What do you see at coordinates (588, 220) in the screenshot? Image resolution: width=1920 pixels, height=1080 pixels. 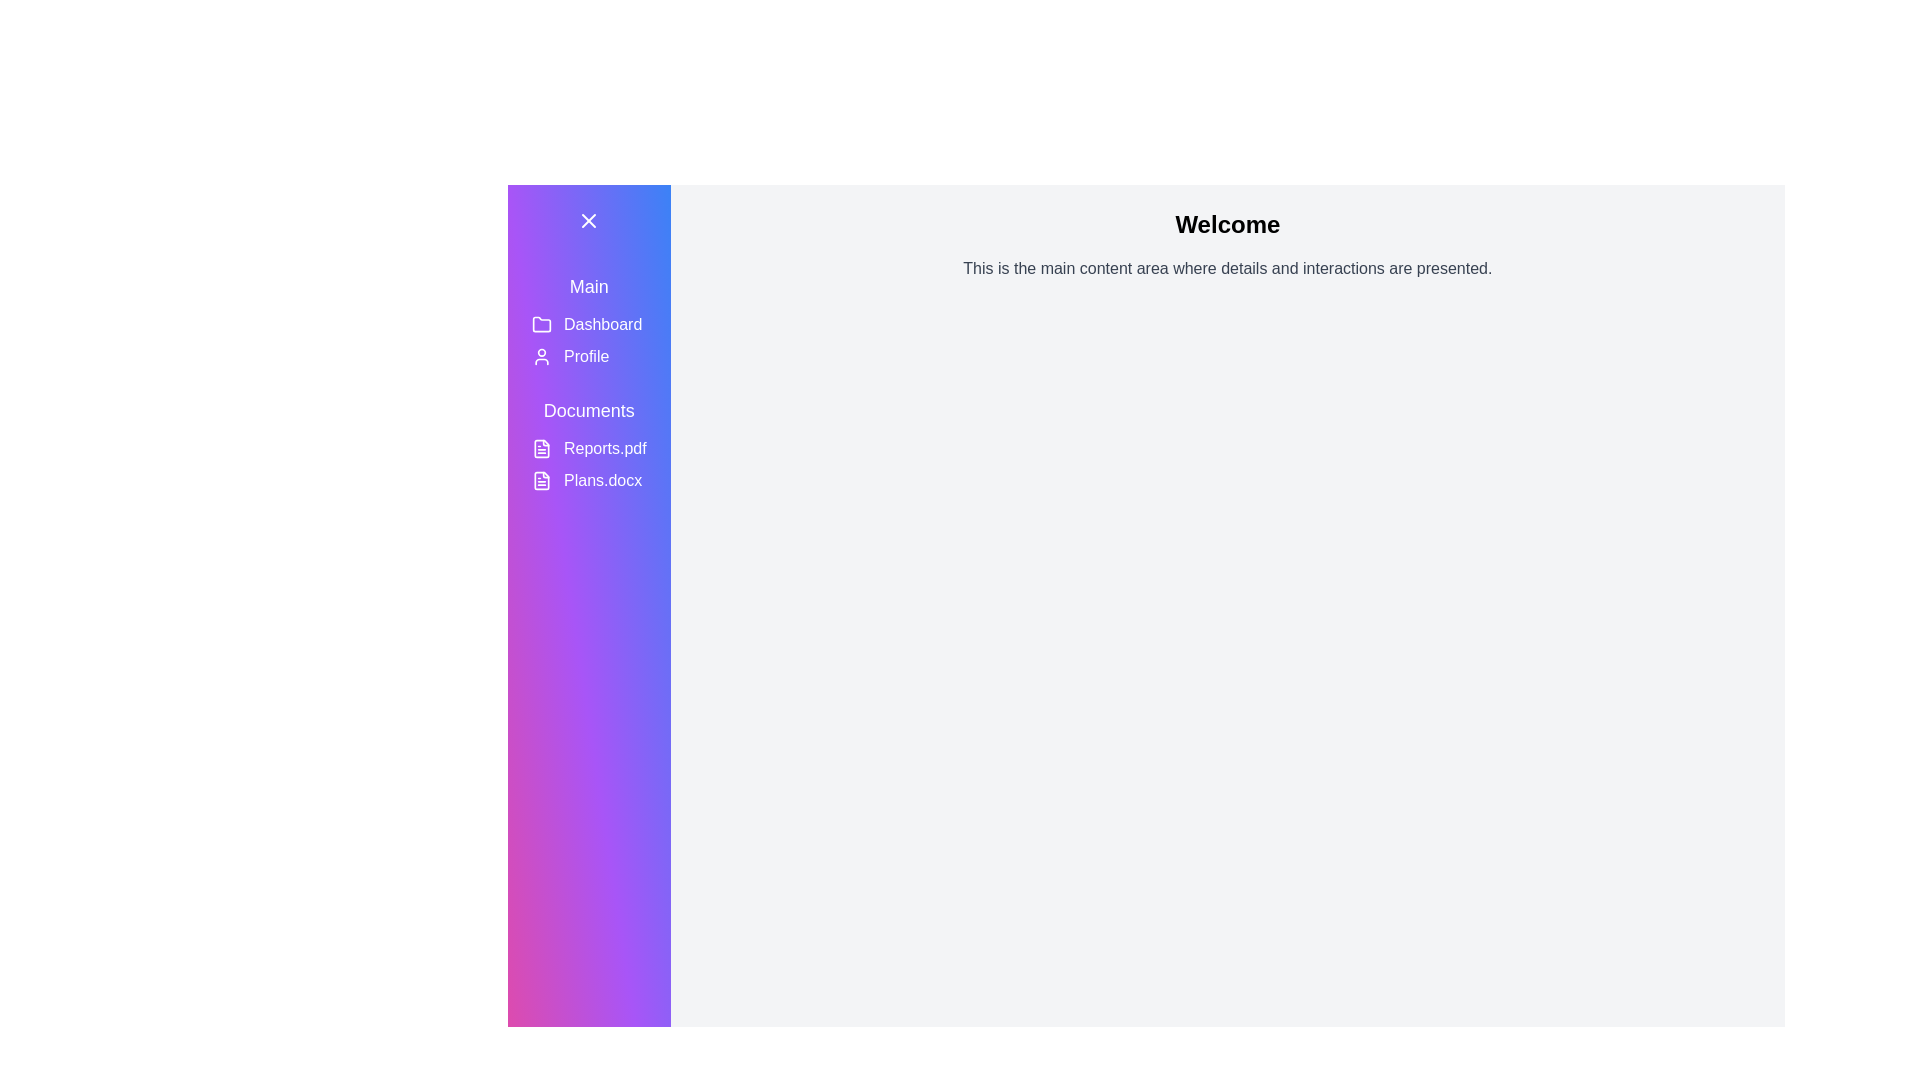 I see `the small, rounded button with a clear 'X' icon in its center, located at the top-left corner of the gradient sidebar` at bounding box center [588, 220].